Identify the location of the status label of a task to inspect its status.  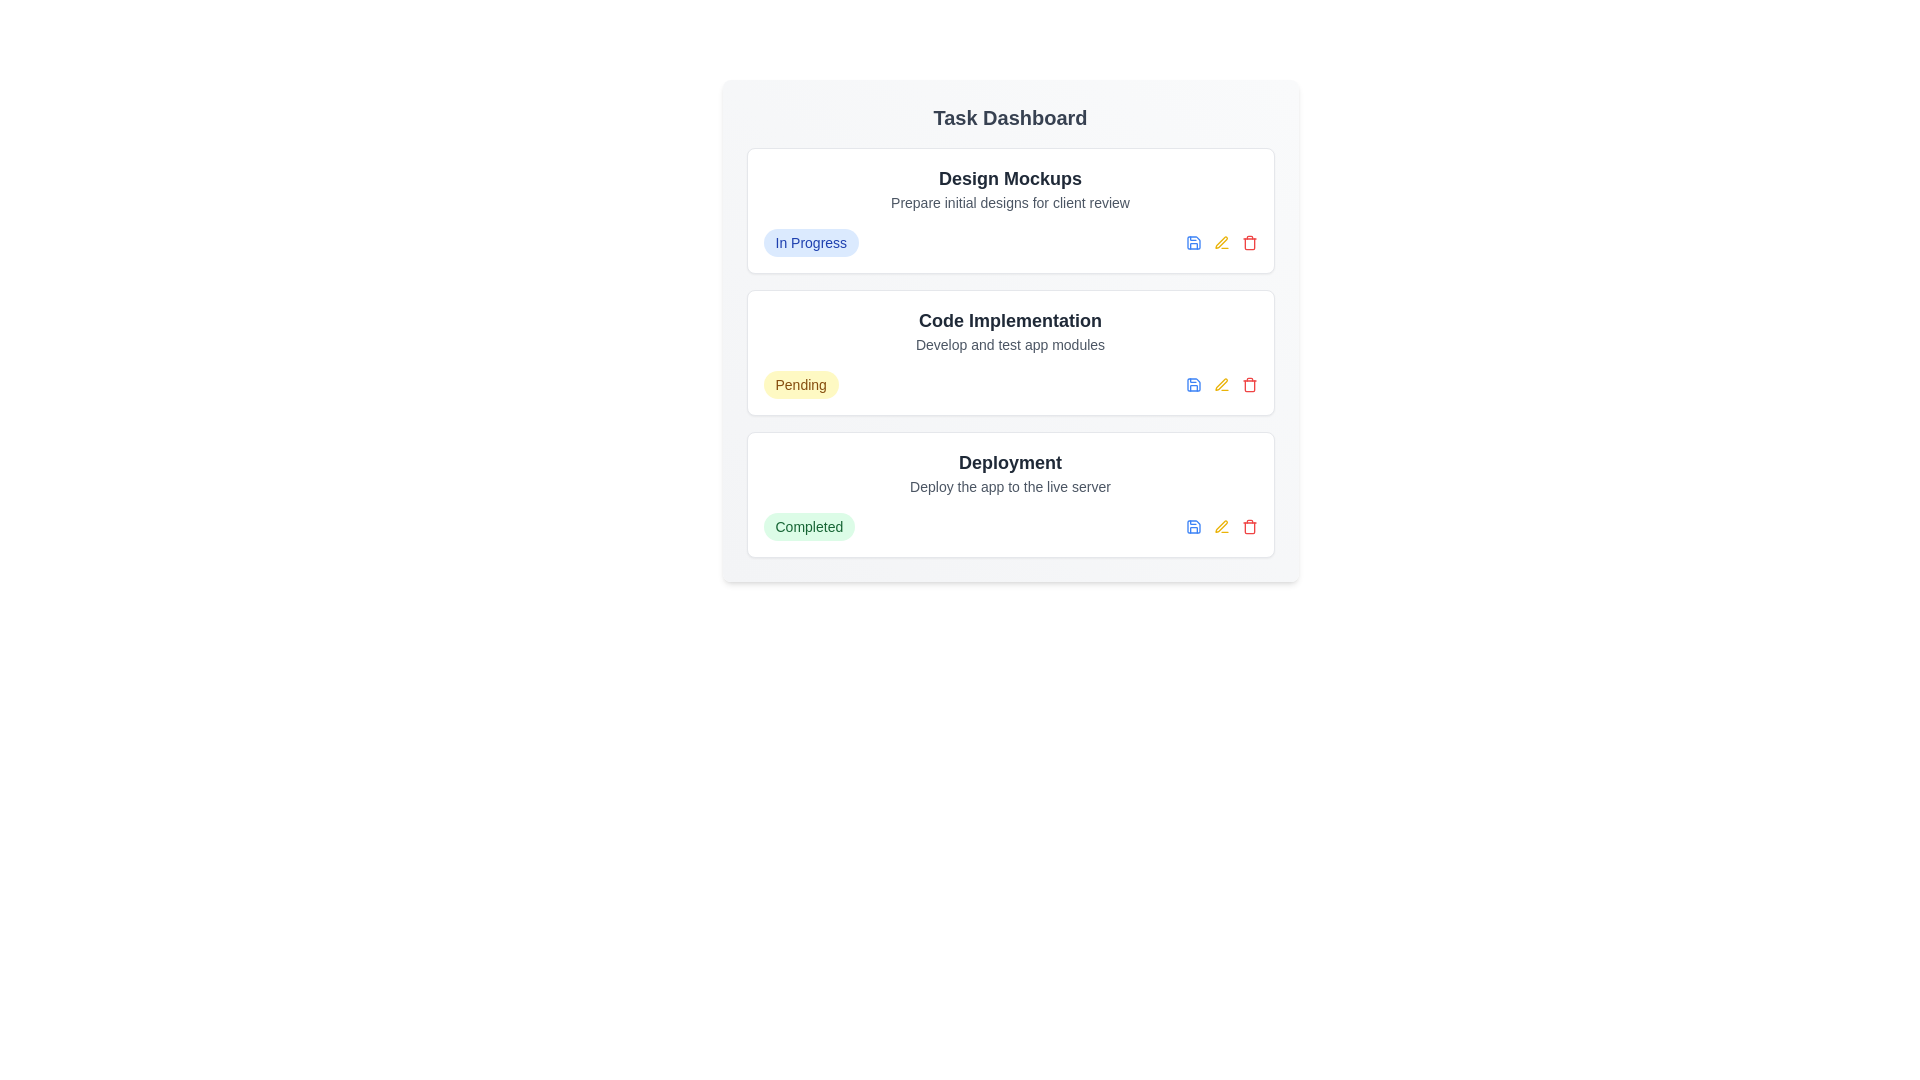
(811, 242).